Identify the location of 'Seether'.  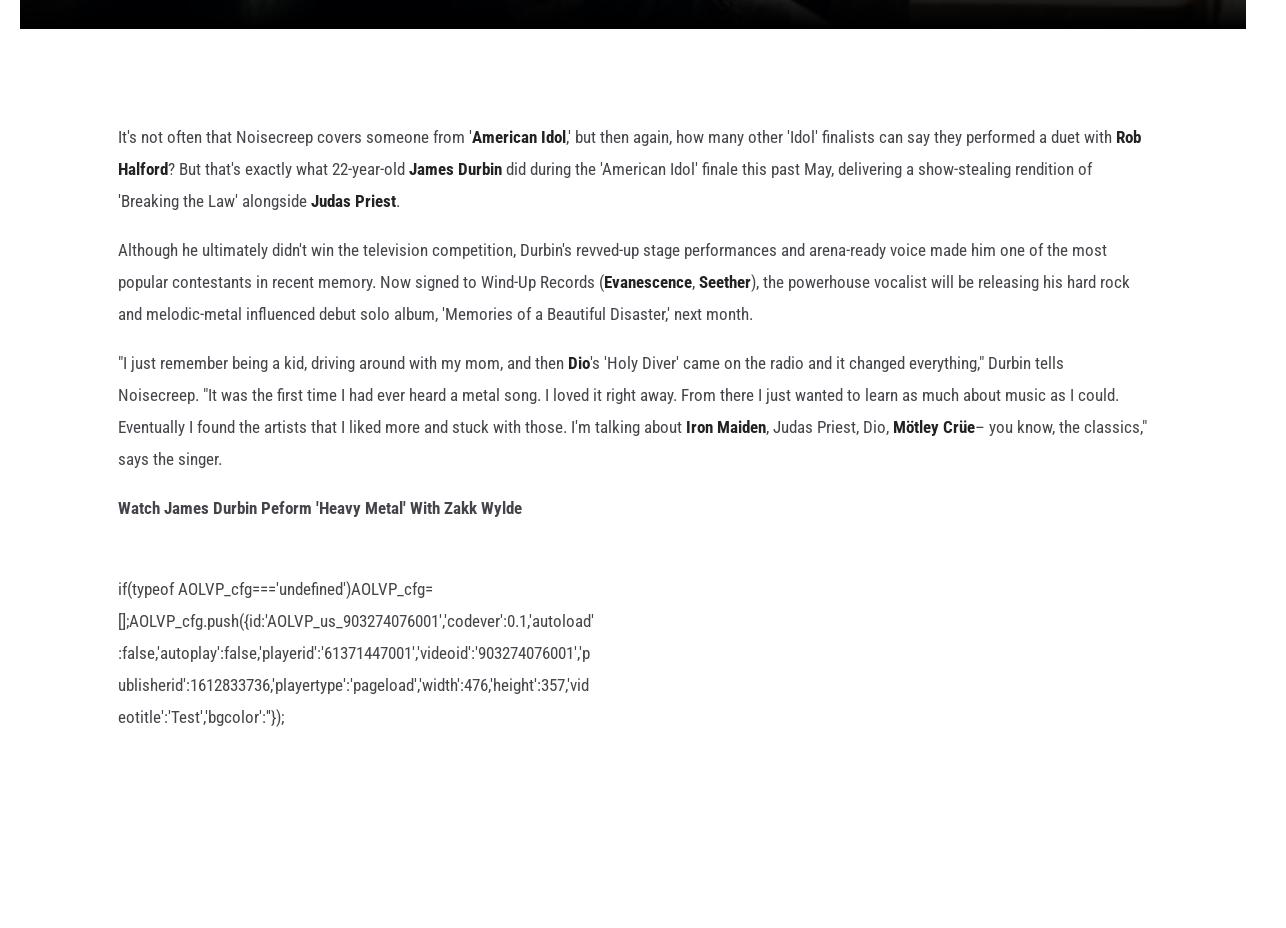
(725, 313).